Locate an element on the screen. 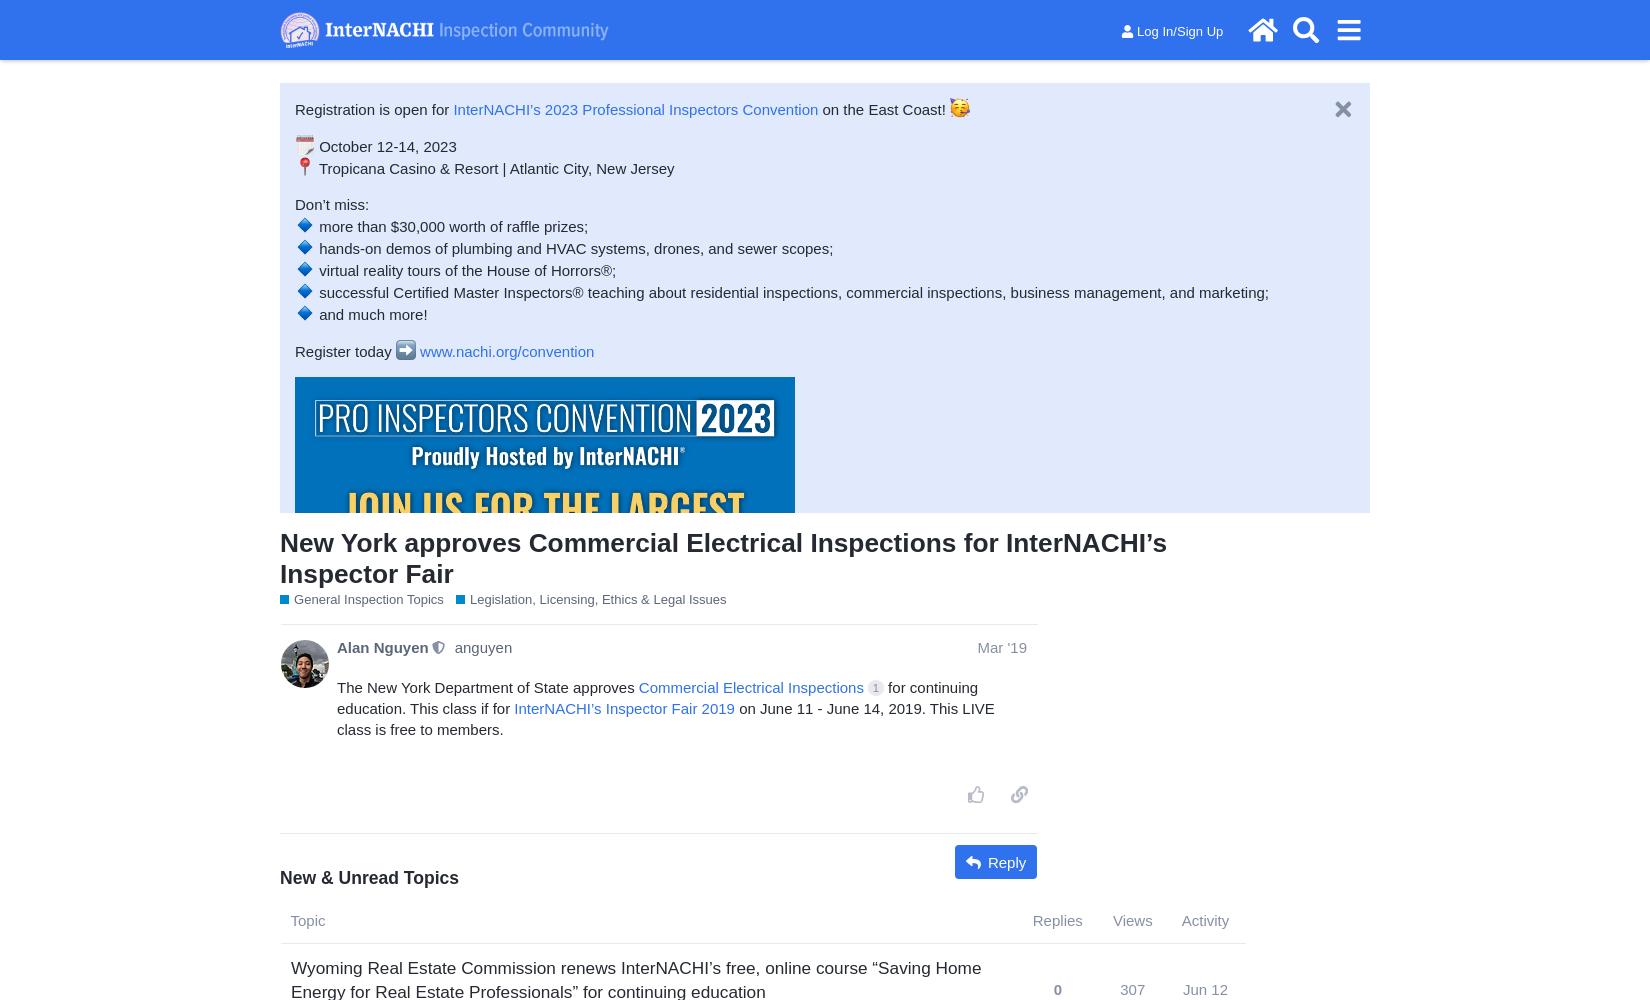  'Activity' is located at coordinates (1204, 920).